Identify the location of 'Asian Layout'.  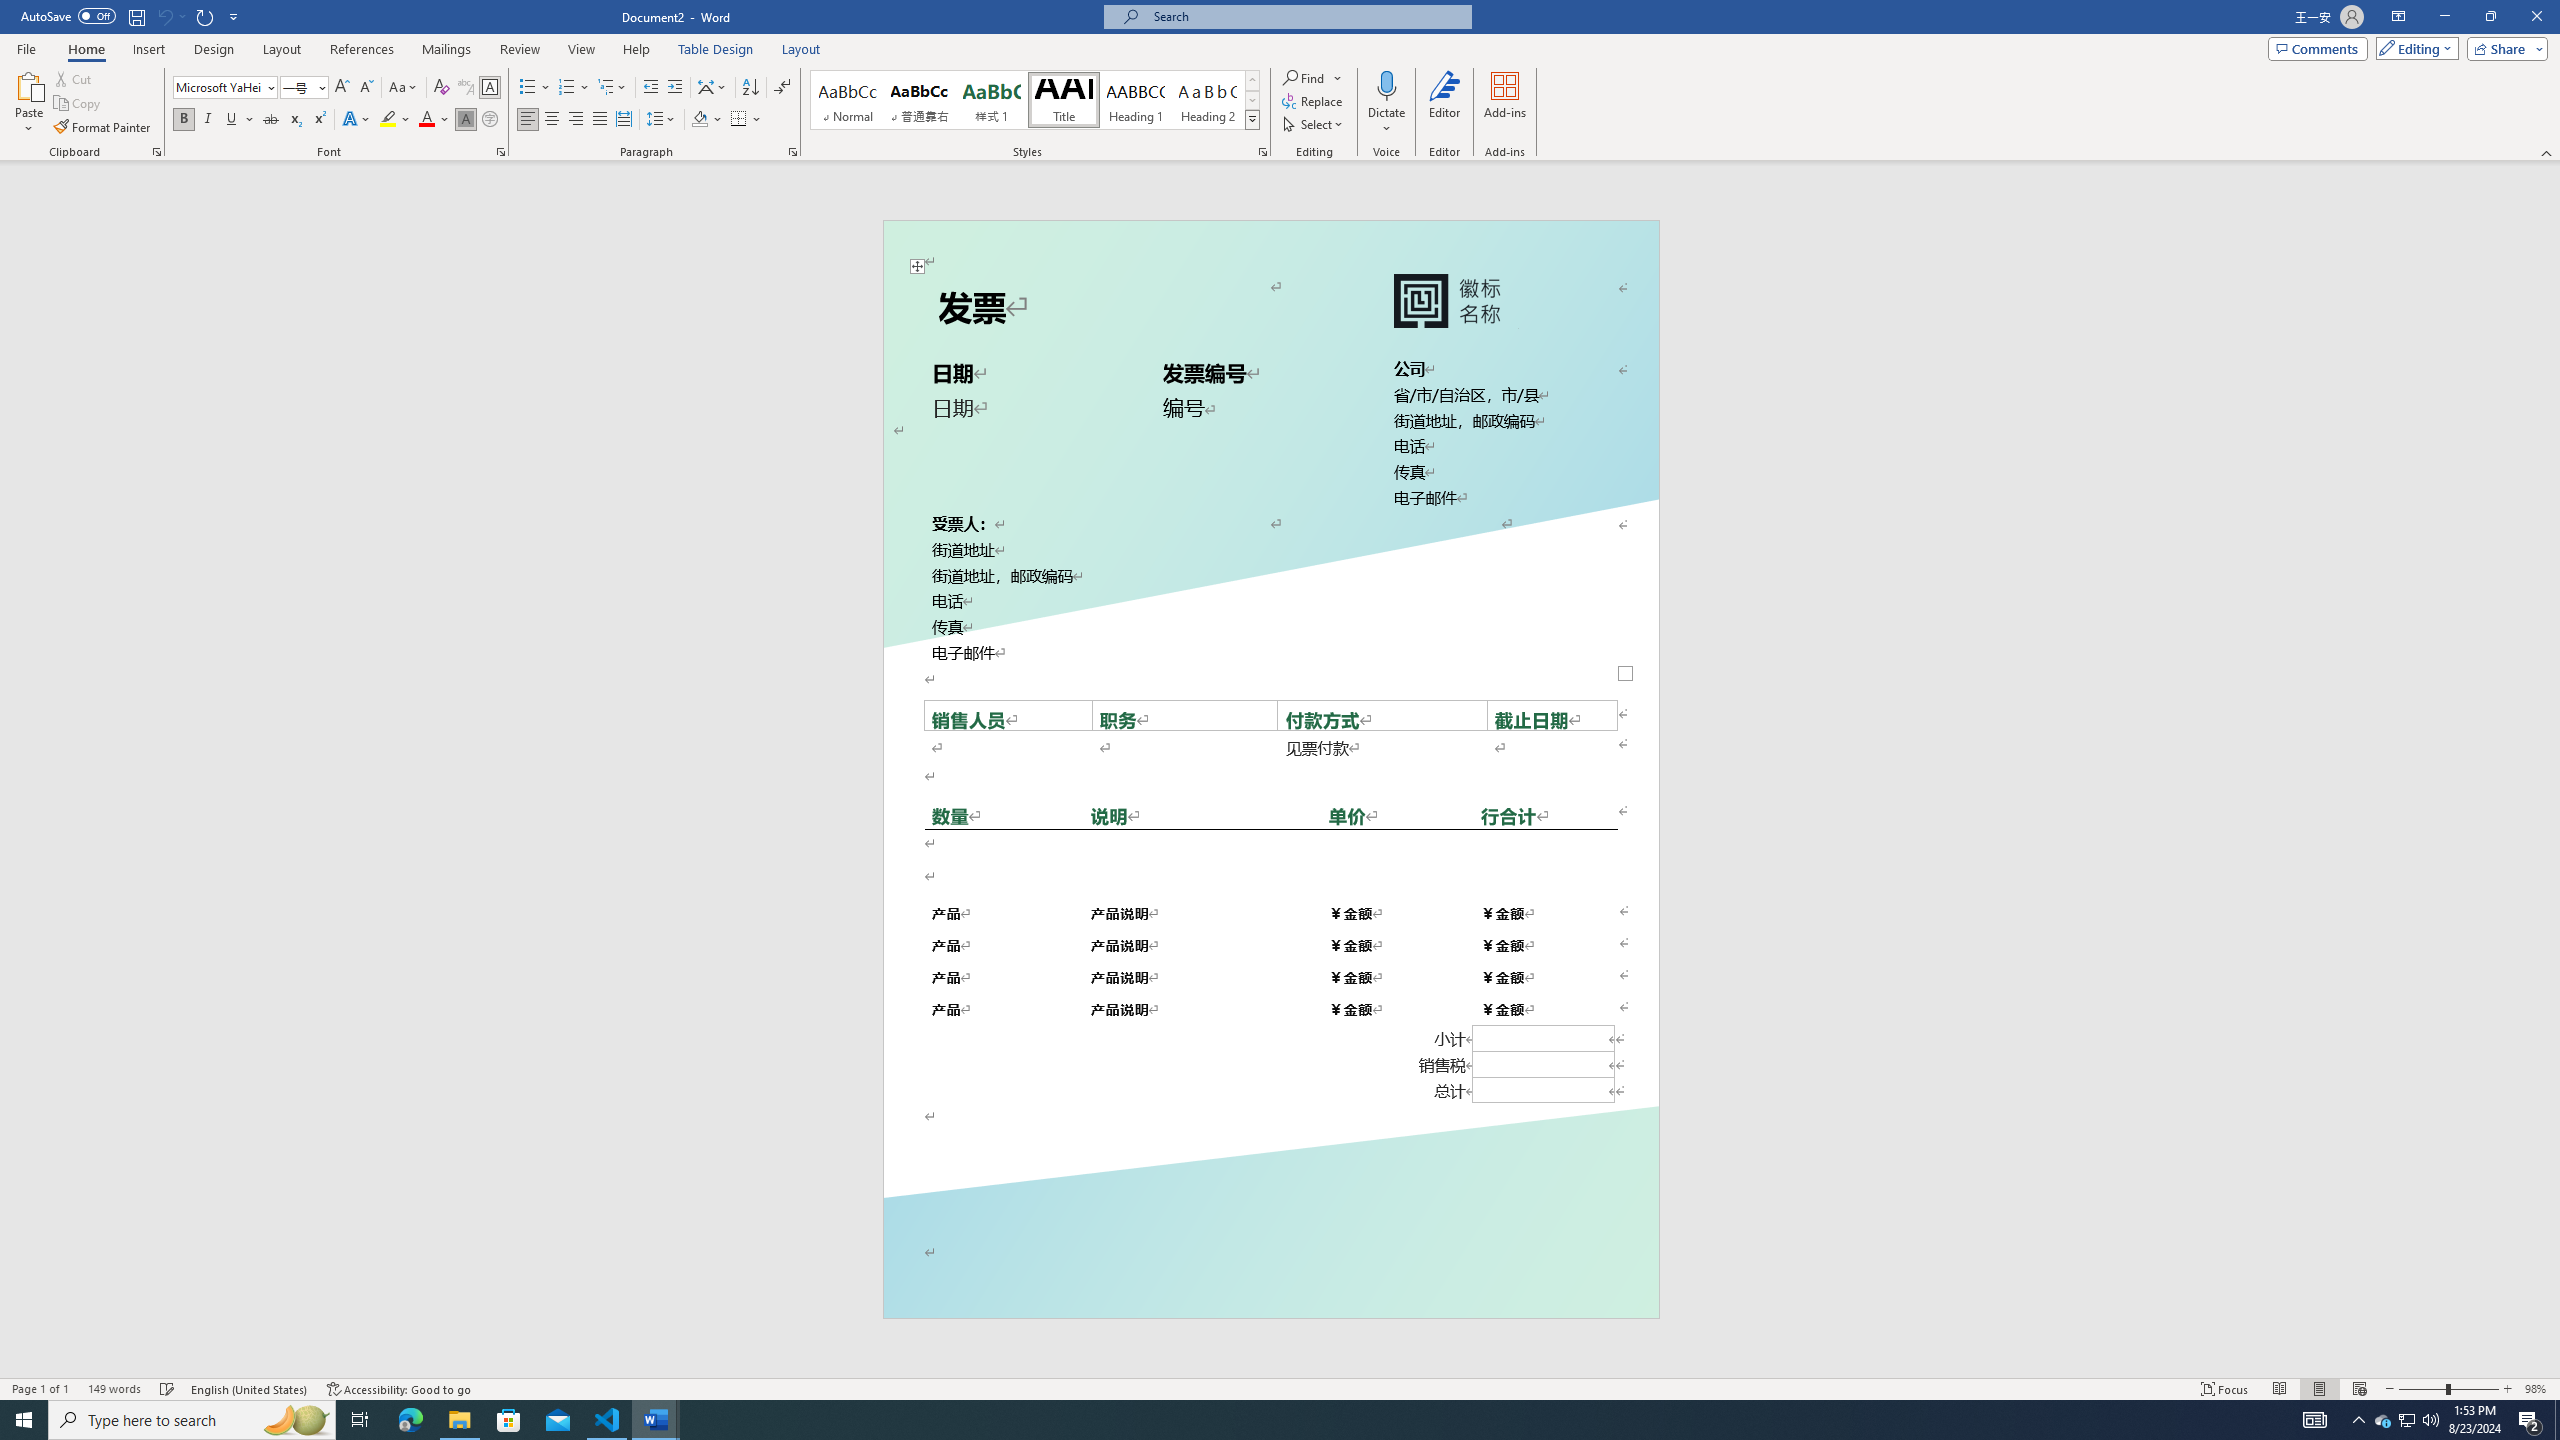
(712, 87).